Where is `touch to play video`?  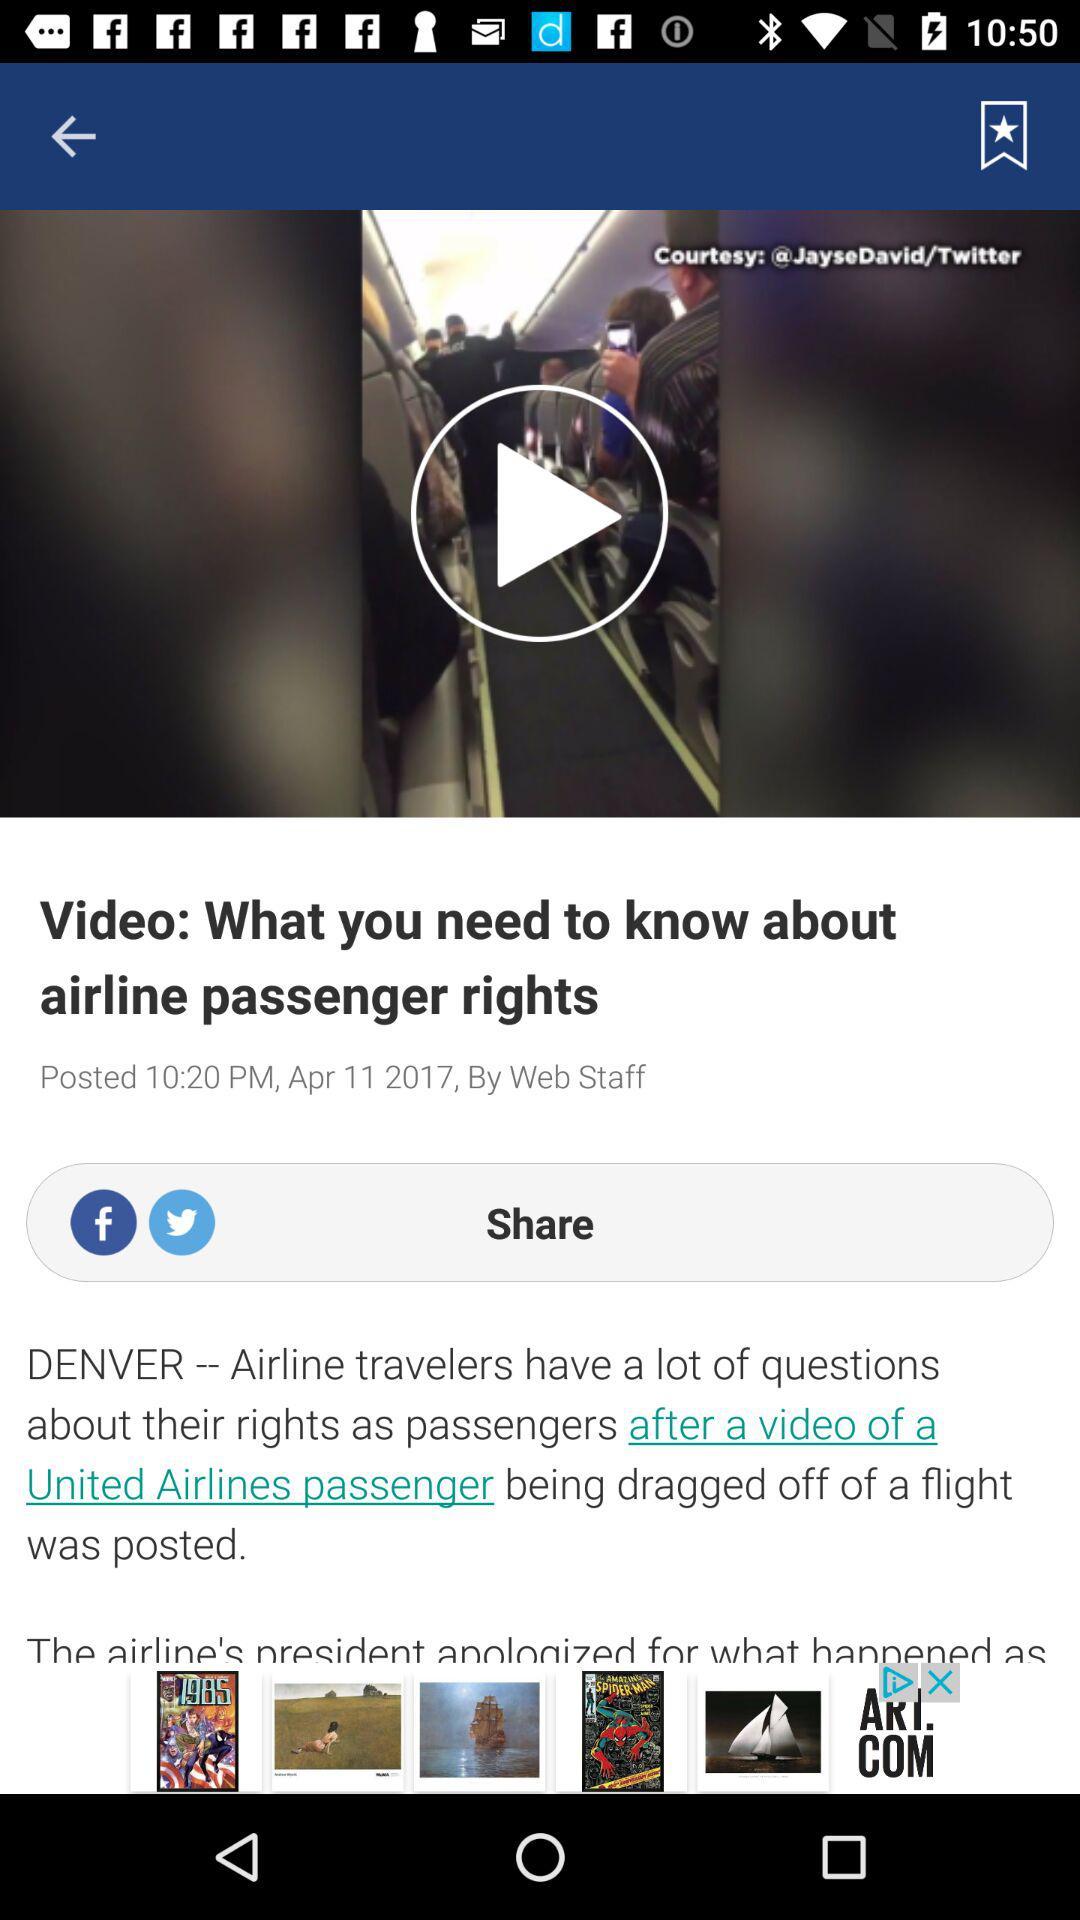 touch to play video is located at coordinates (538, 513).